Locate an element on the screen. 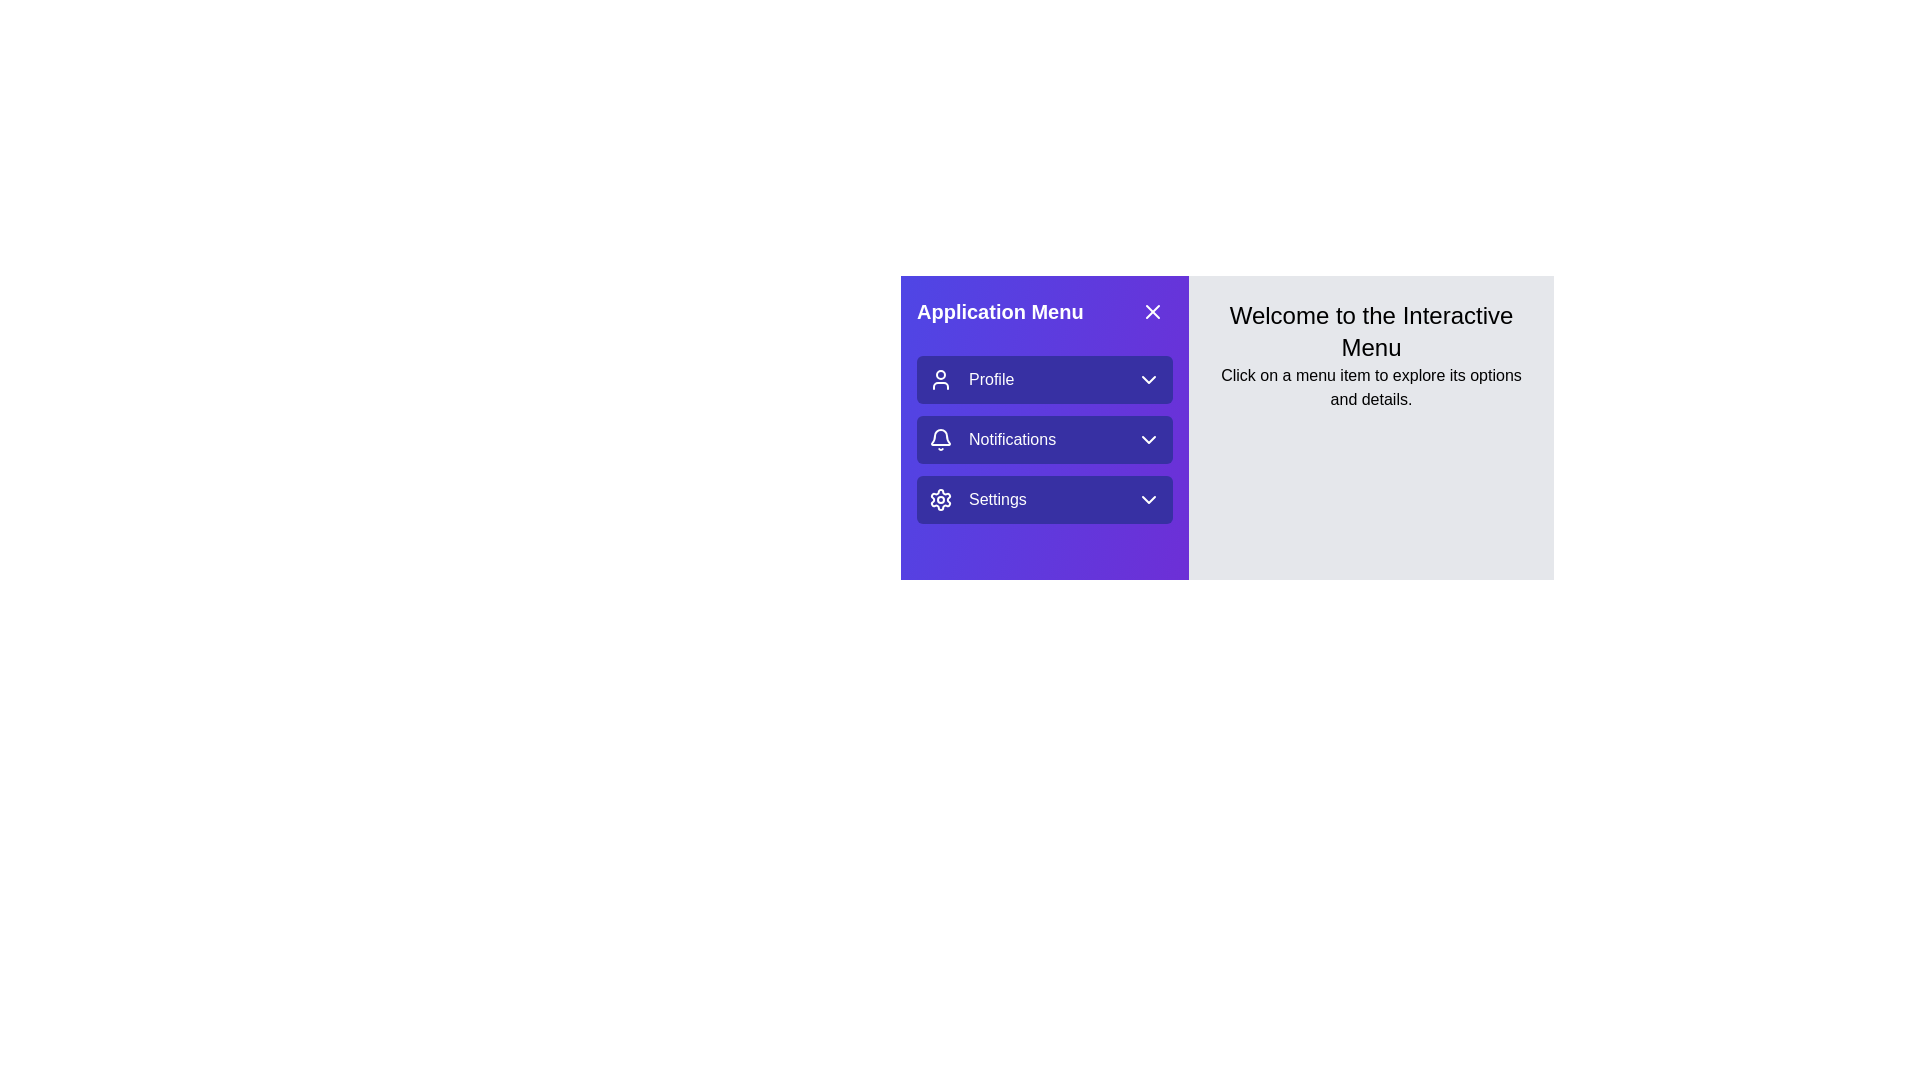  the 'Settings' button, which is the third item in the vertical menu list located between 'Notifications' and a chevron-down icon is located at coordinates (977, 499).